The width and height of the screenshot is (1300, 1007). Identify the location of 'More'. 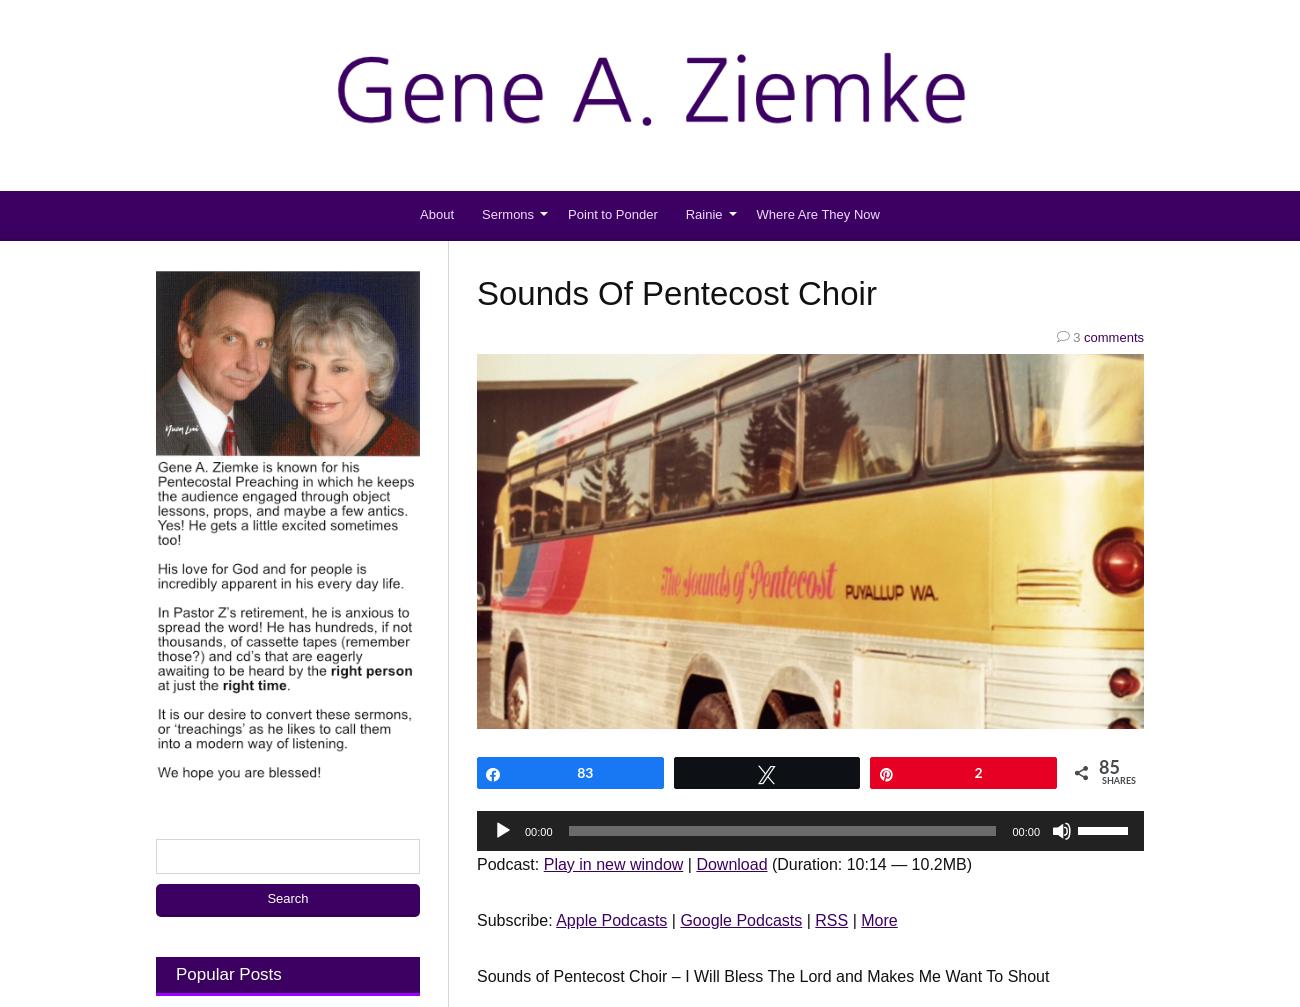
(860, 918).